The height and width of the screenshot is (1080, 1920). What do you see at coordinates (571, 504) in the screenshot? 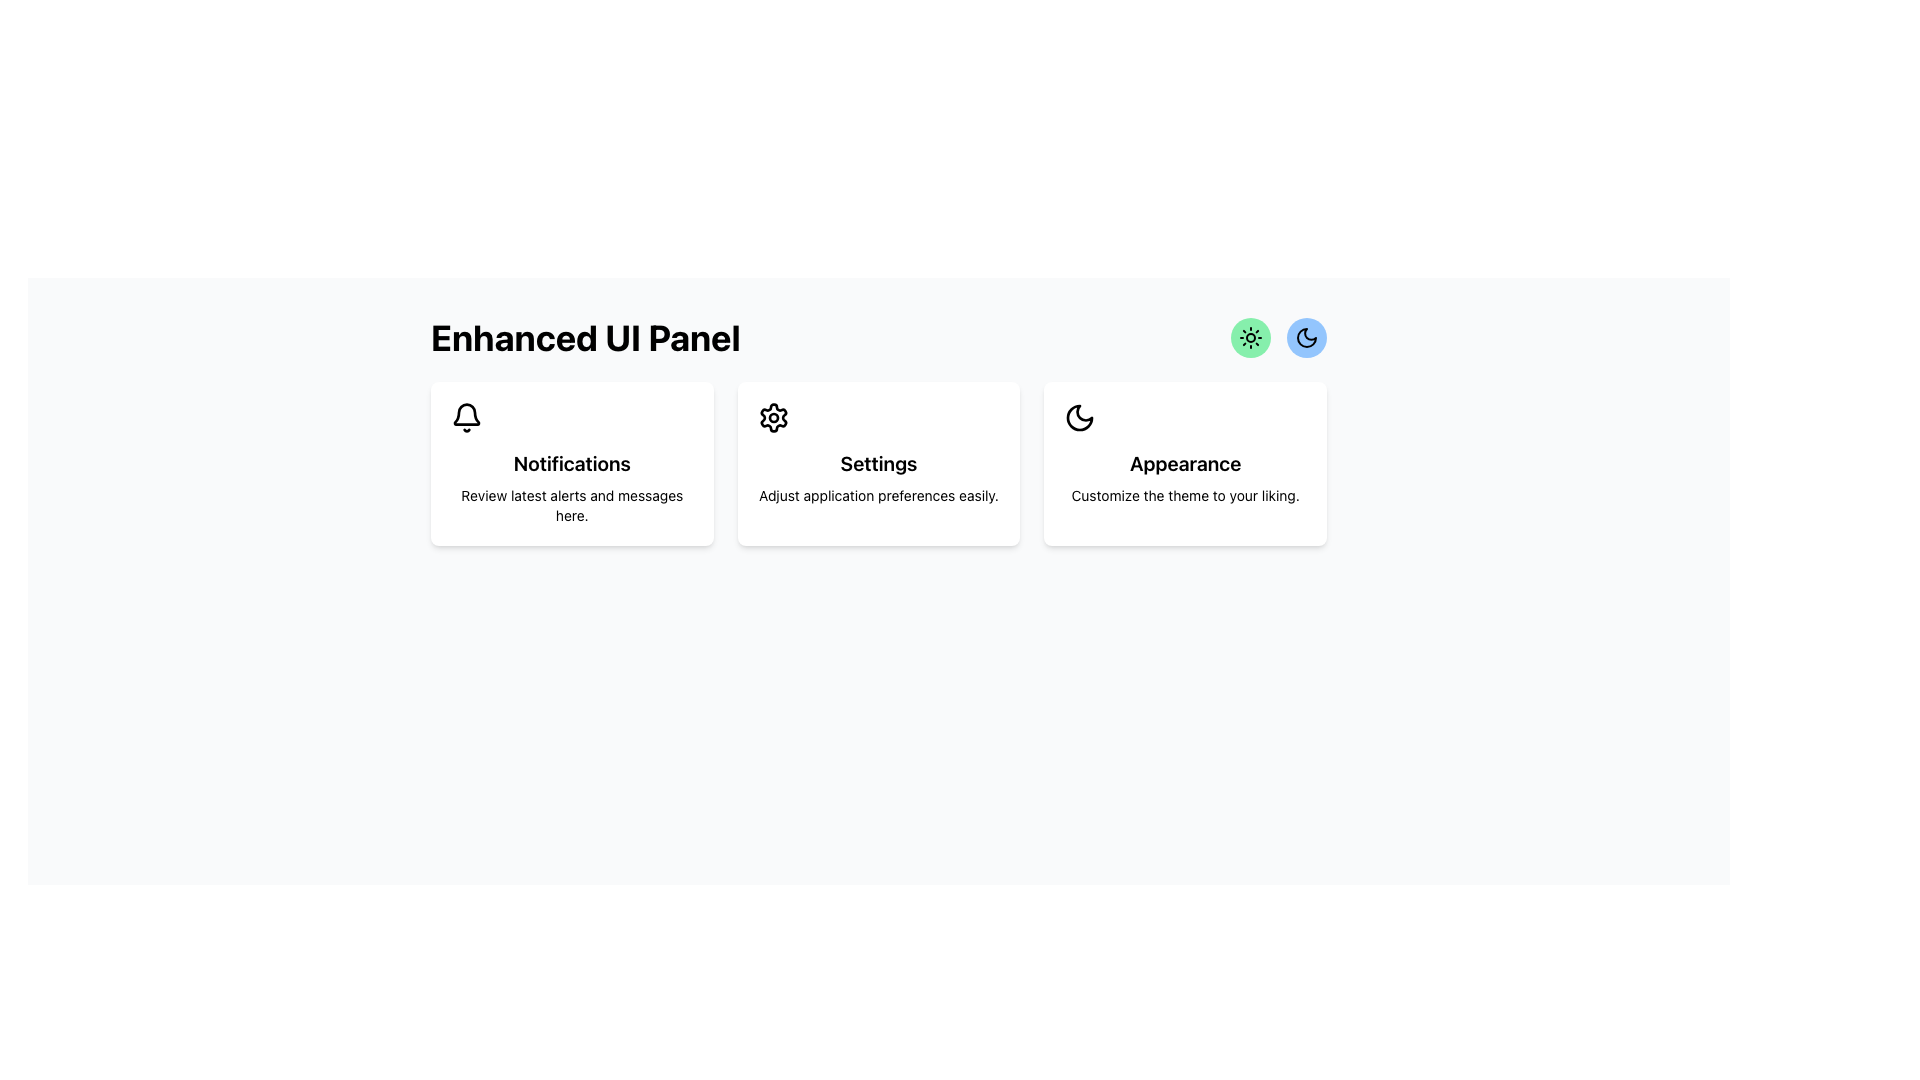
I see `information provided in the Text component located under the 'Notifications' title, which invites the user to review the latest alerts and messages` at bounding box center [571, 504].